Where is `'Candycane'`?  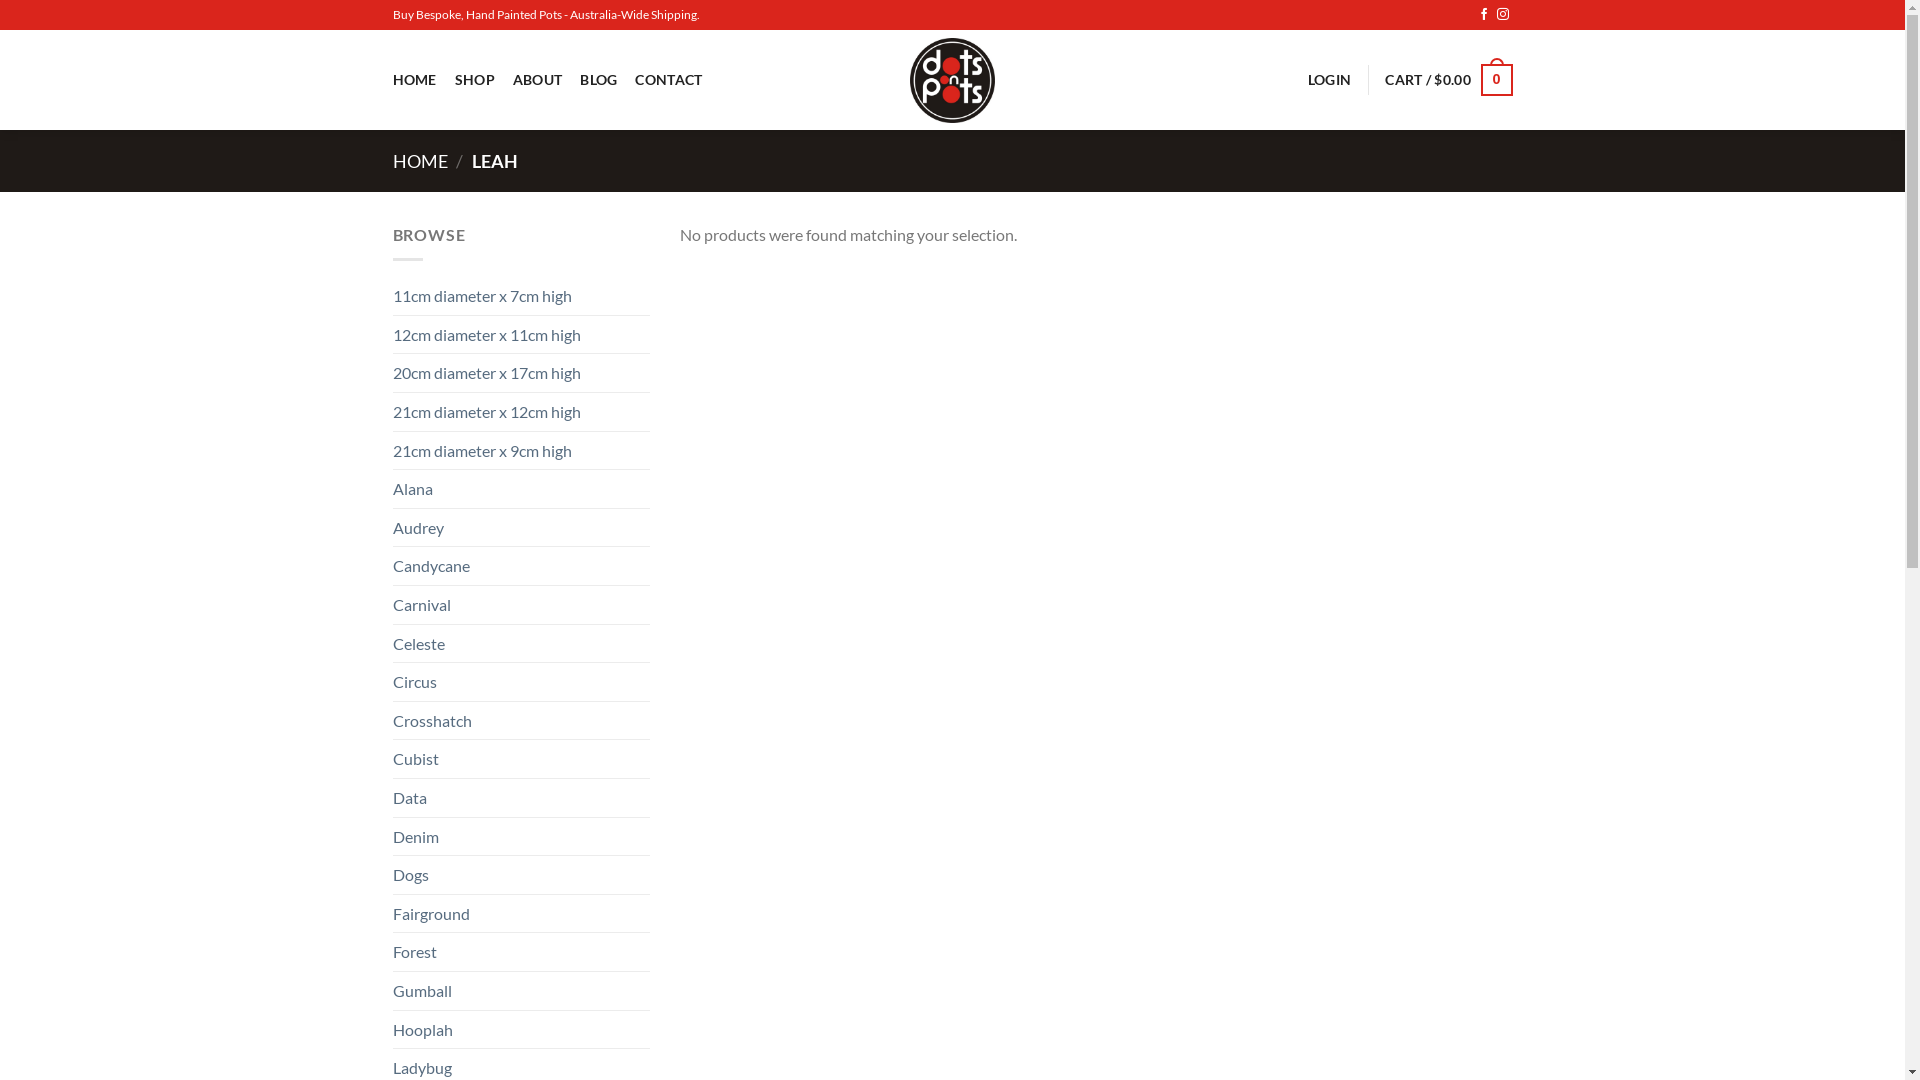 'Candycane' is located at coordinates (392, 566).